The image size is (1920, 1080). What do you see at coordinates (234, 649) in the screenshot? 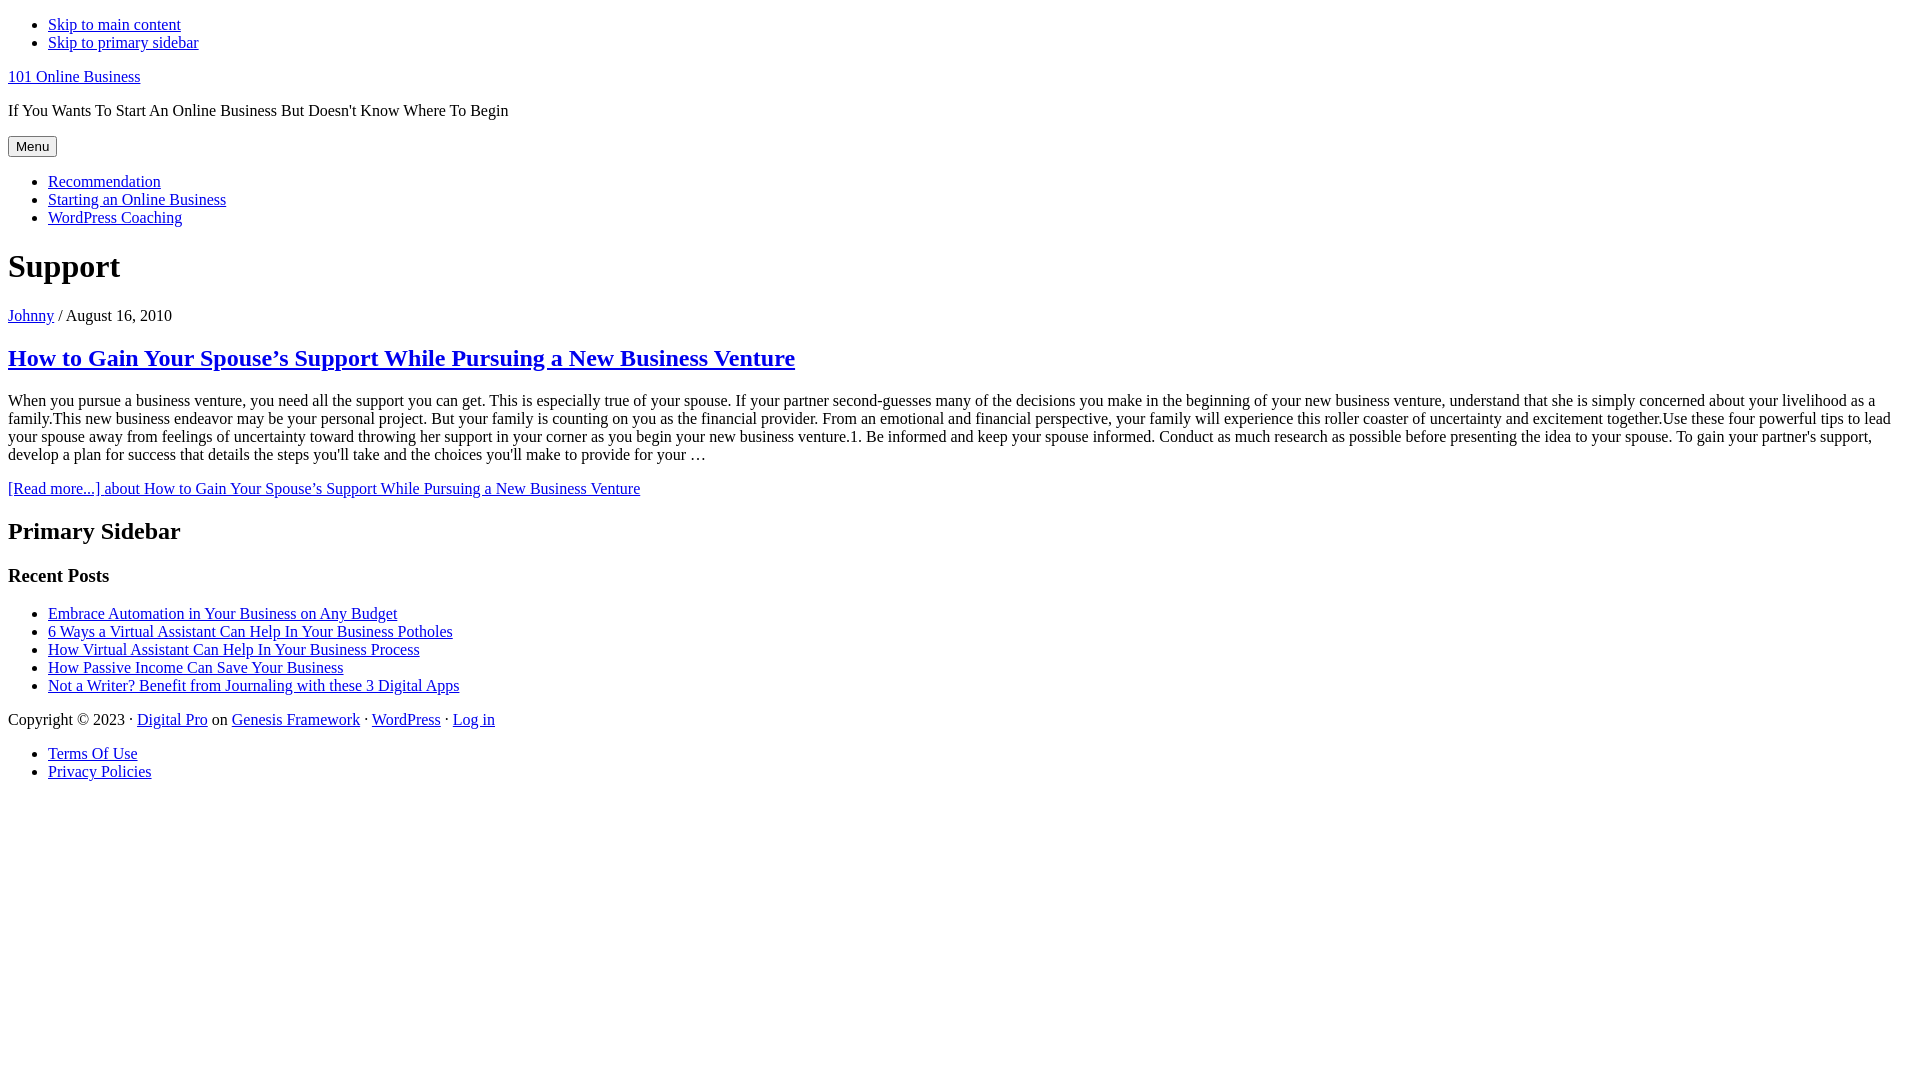
I see `'How Virtual Assistant Can Help In Your Business Process'` at bounding box center [234, 649].